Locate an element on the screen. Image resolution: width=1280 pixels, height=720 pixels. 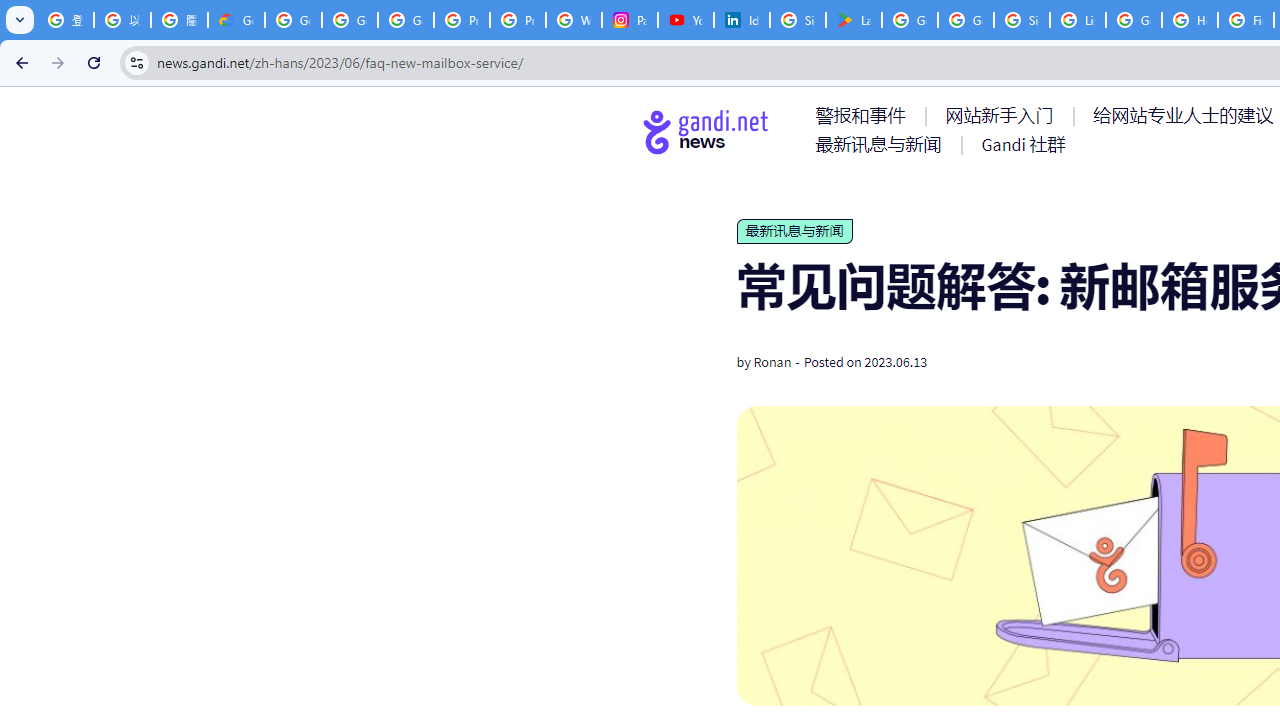
'AutomationID: menu-item-77766' is located at coordinates (881, 143).